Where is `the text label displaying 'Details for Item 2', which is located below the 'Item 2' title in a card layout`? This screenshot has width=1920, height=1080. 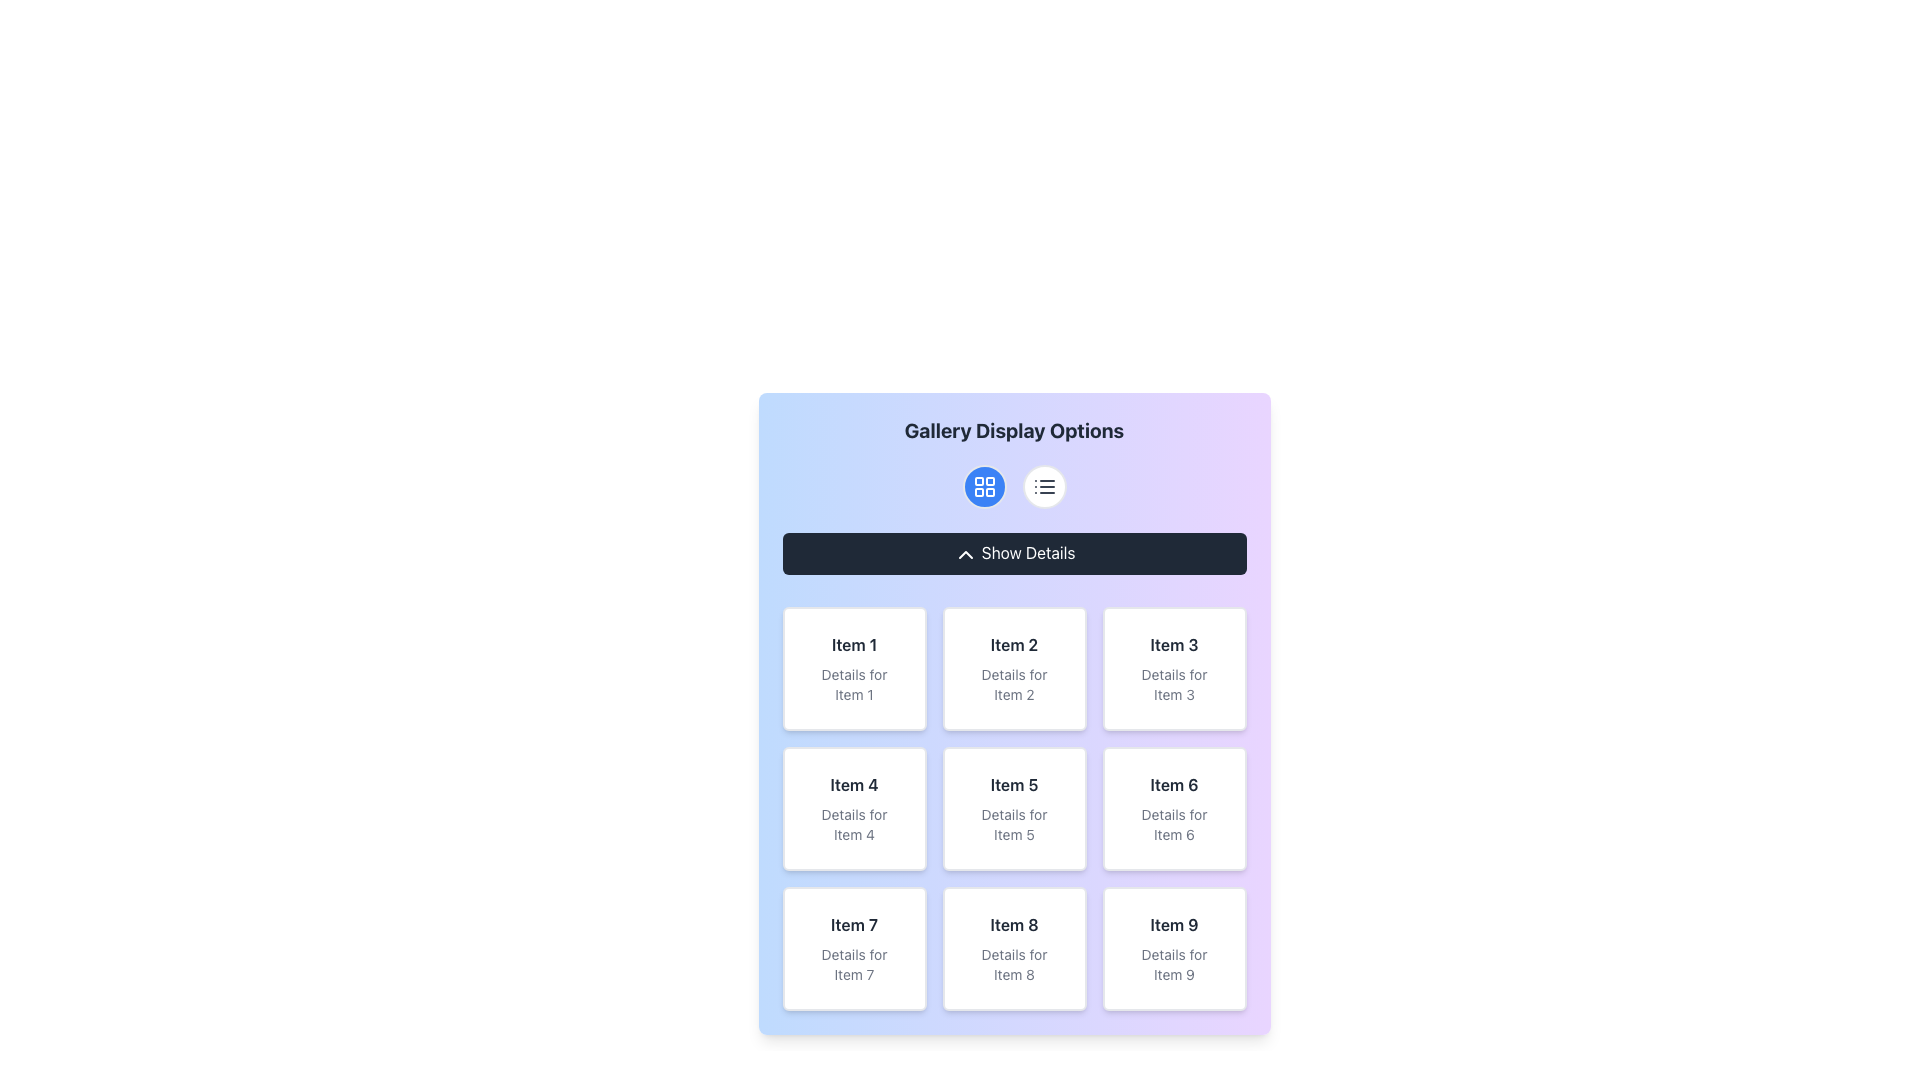
the text label displaying 'Details for Item 2', which is located below the 'Item 2' title in a card layout is located at coordinates (1014, 683).